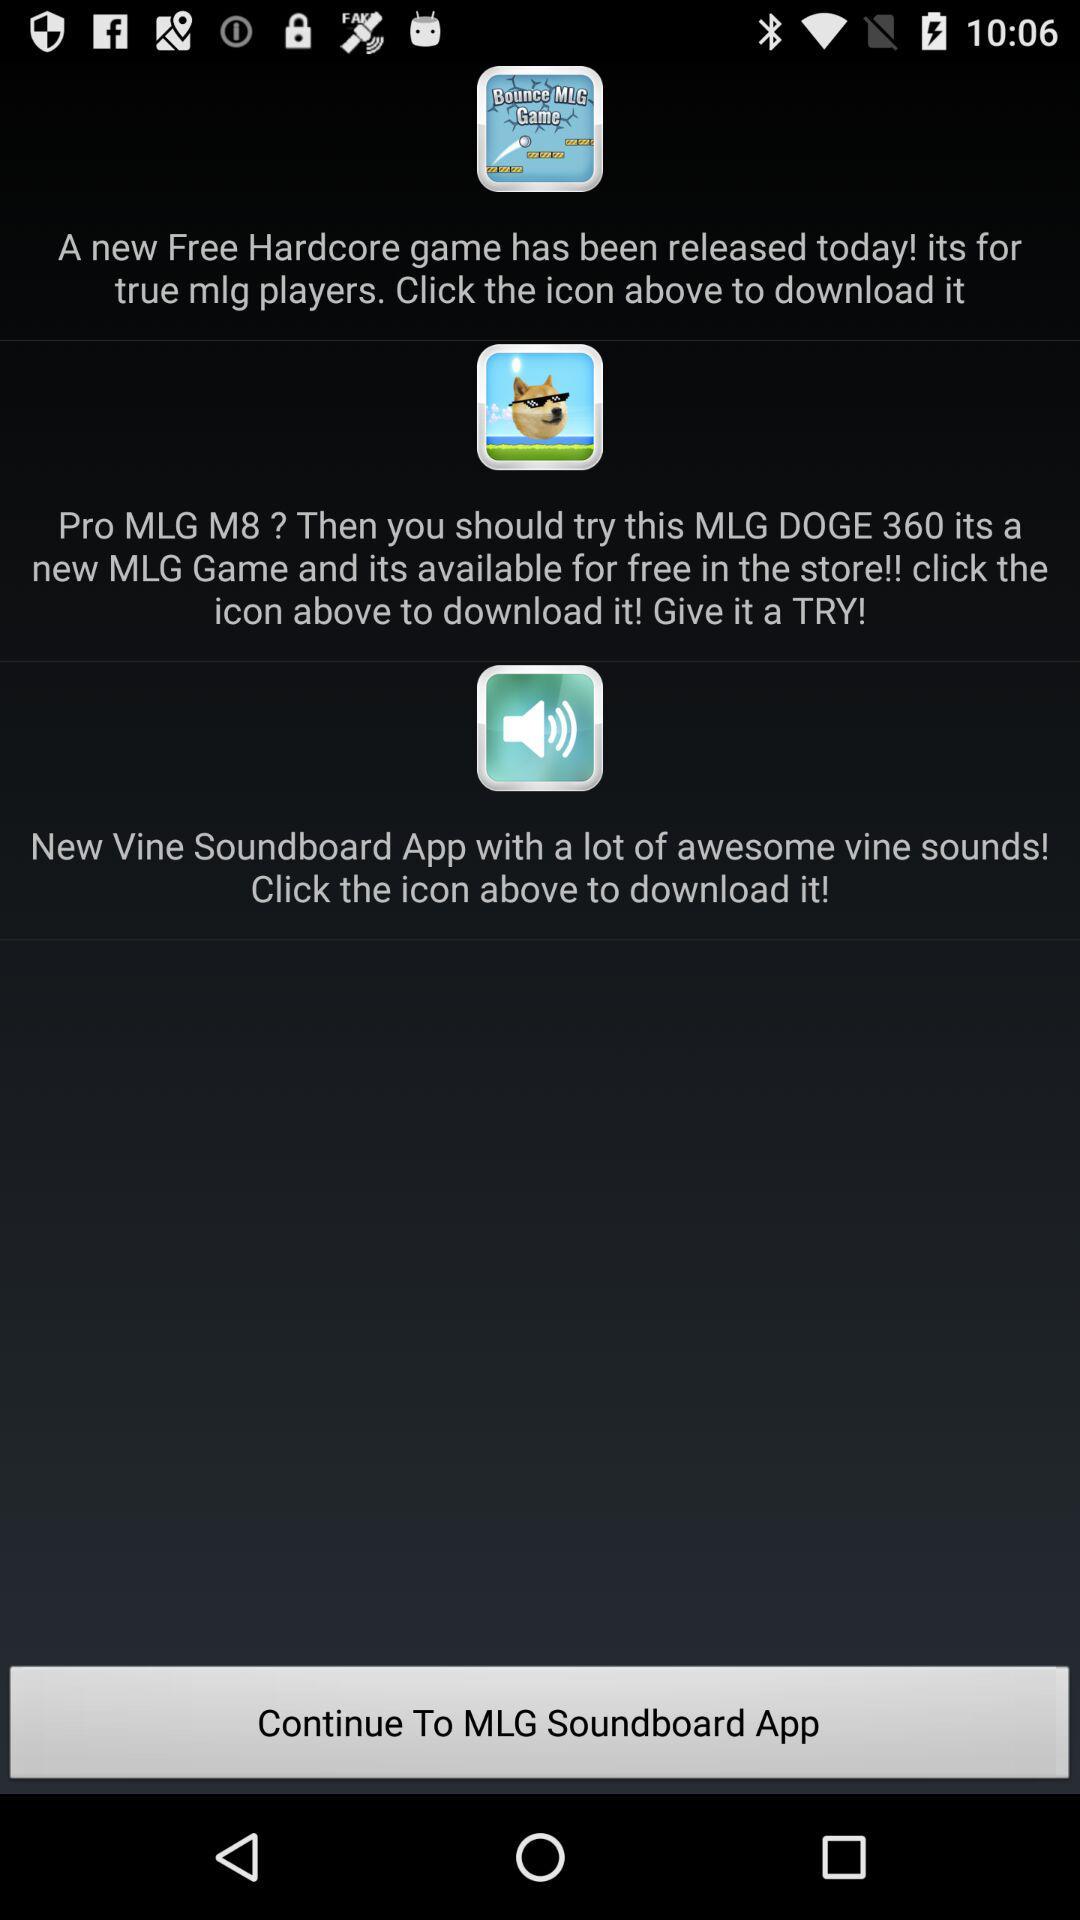  Describe the element at coordinates (540, 406) in the screenshot. I see `click for dog sound` at that location.